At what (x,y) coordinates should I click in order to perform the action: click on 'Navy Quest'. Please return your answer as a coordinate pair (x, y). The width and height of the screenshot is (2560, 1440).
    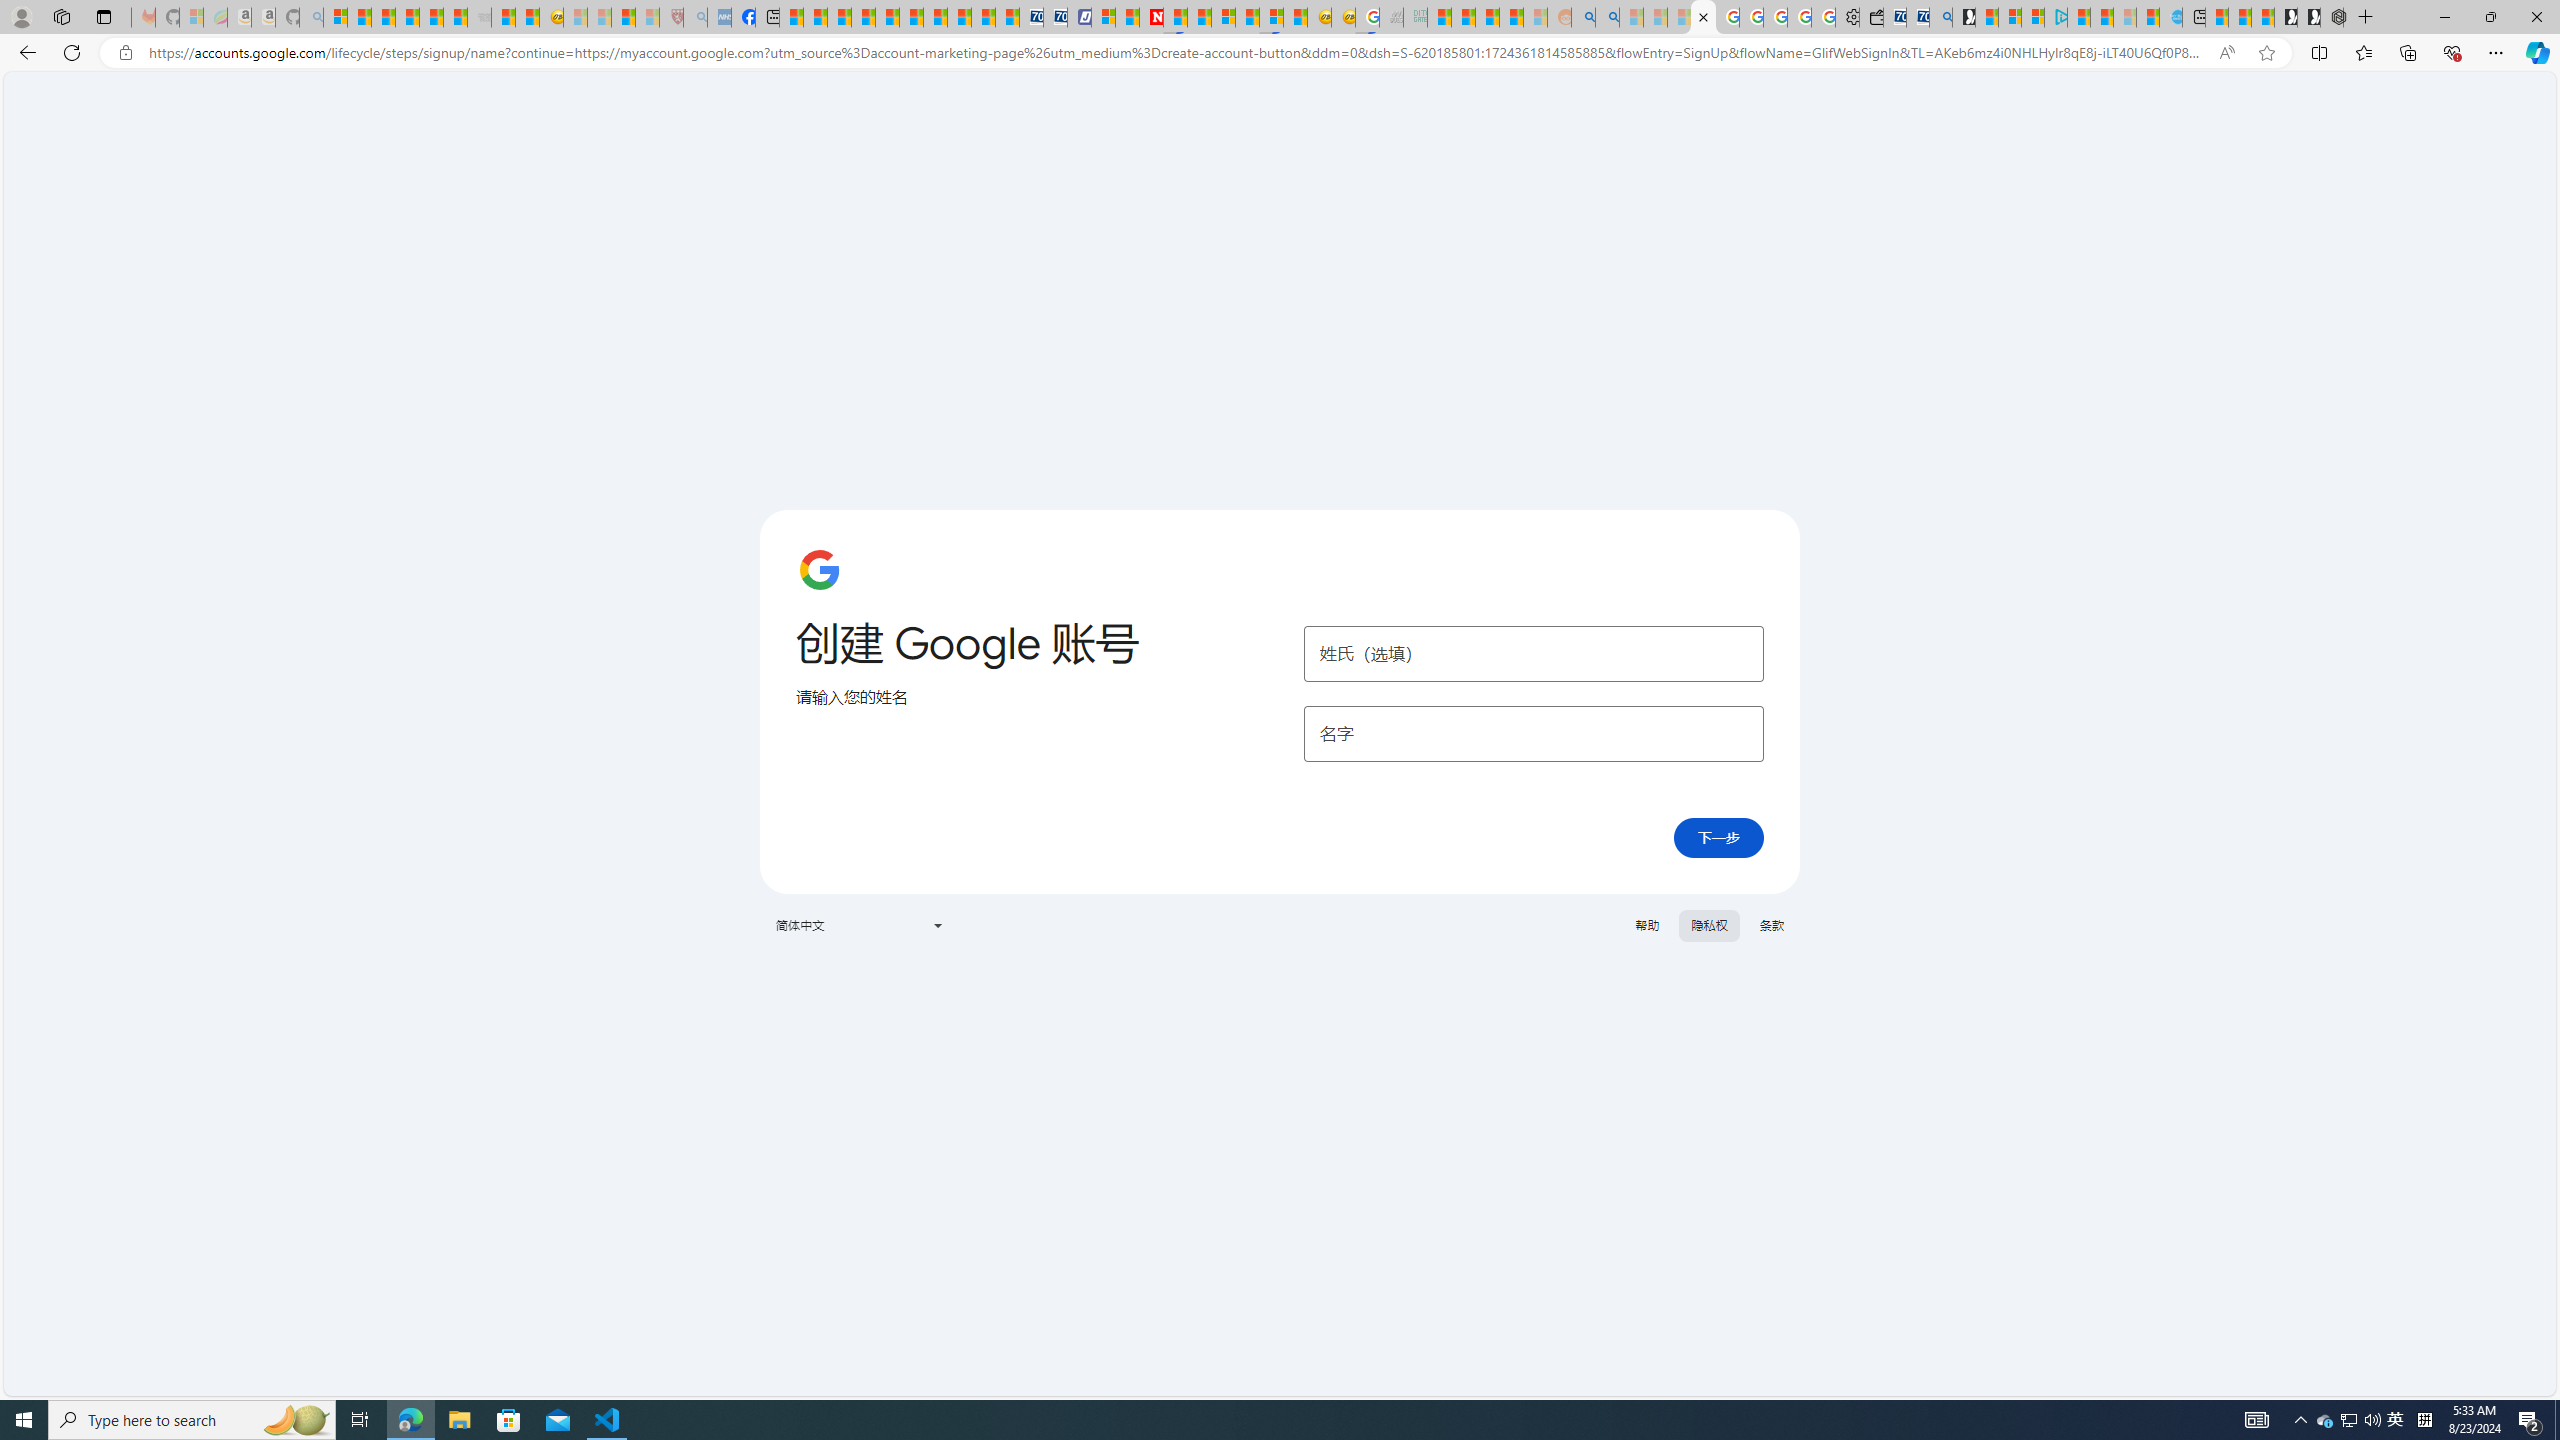
    Looking at the image, I should click on (1391, 16).